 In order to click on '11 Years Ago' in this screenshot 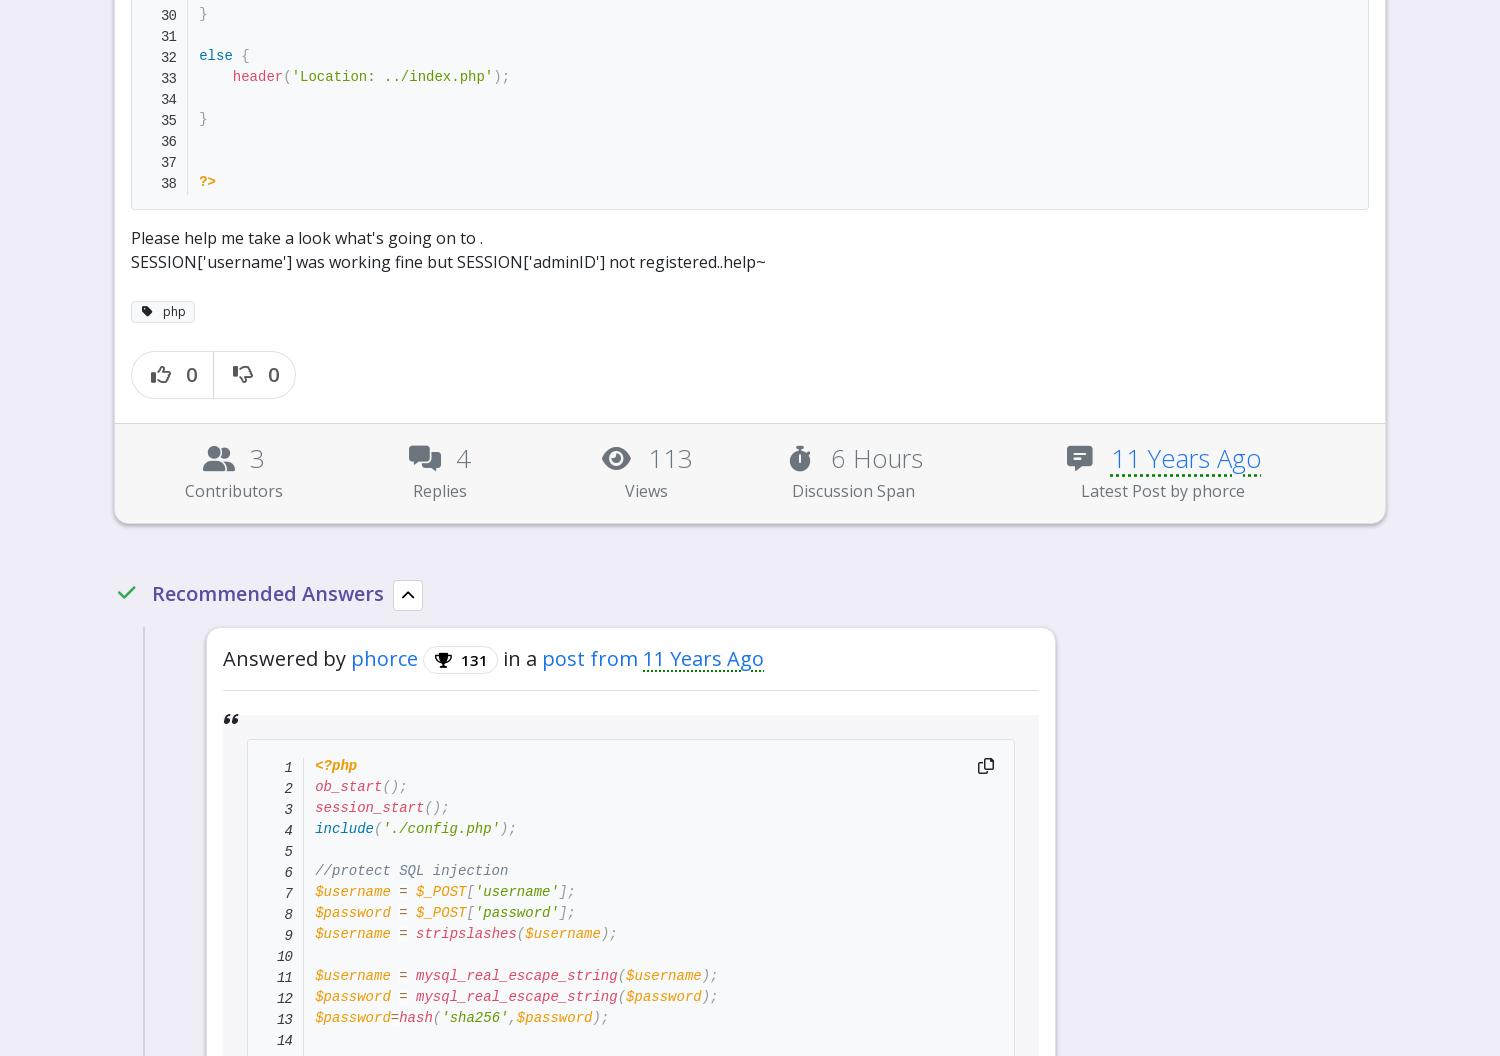, I will do `click(995, 24)`.